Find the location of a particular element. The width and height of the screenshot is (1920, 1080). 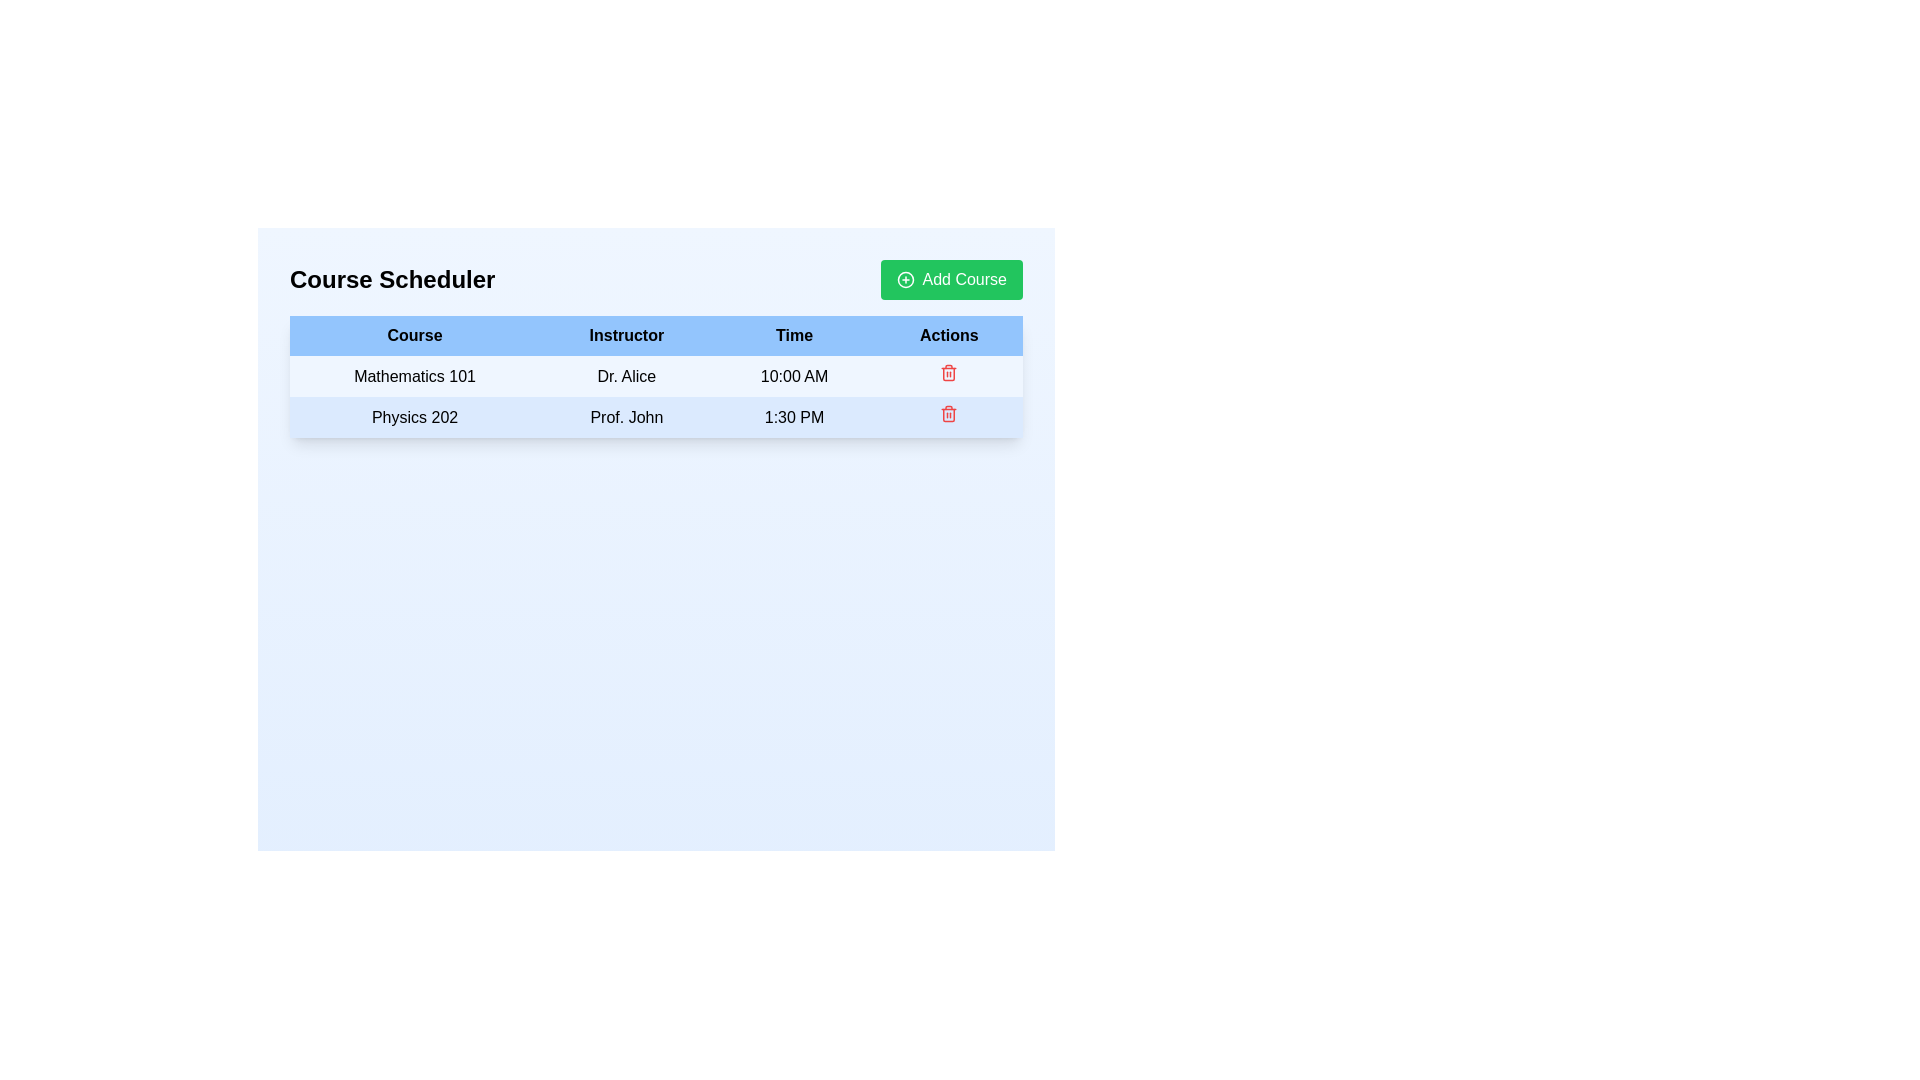

the red trash bin icon located on the rightmost side of the first row under the 'Actions' column is located at coordinates (948, 376).